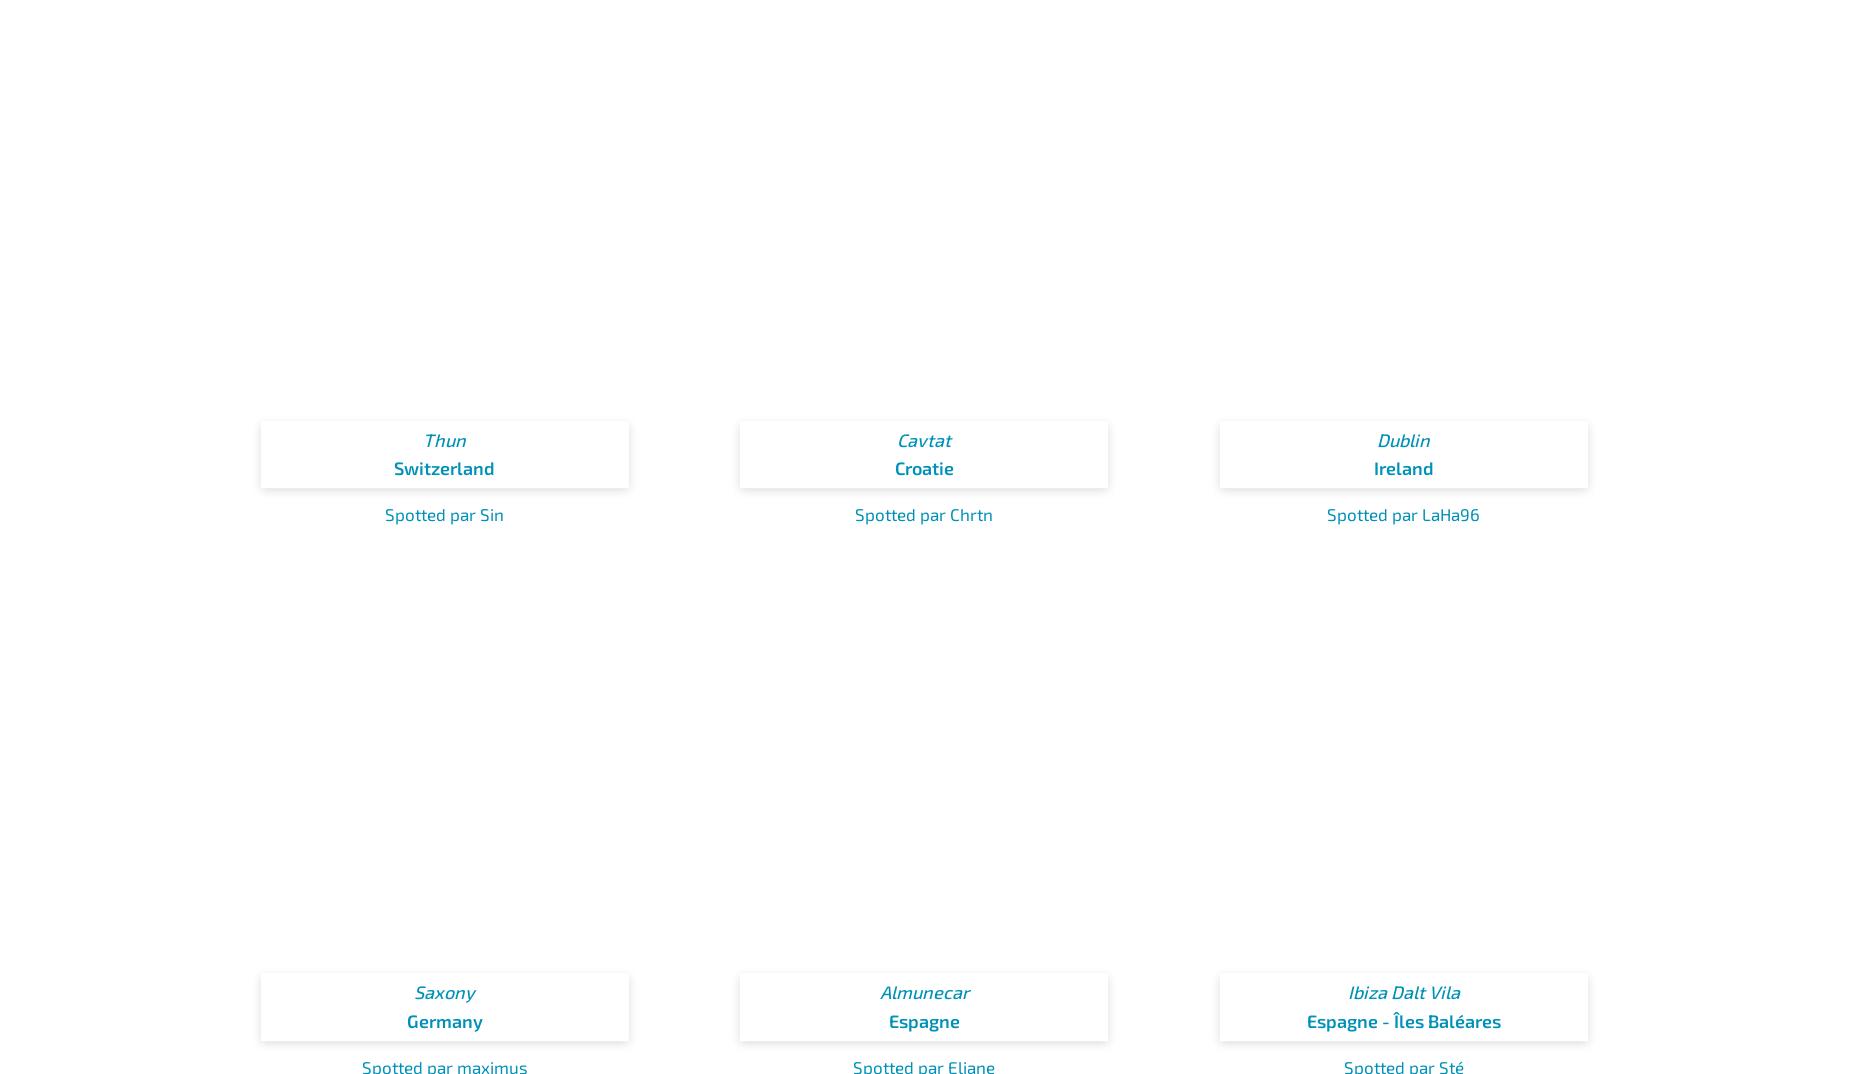 Image resolution: width=1850 pixels, height=1074 pixels. I want to click on 'Cavtat', so click(924, 438).